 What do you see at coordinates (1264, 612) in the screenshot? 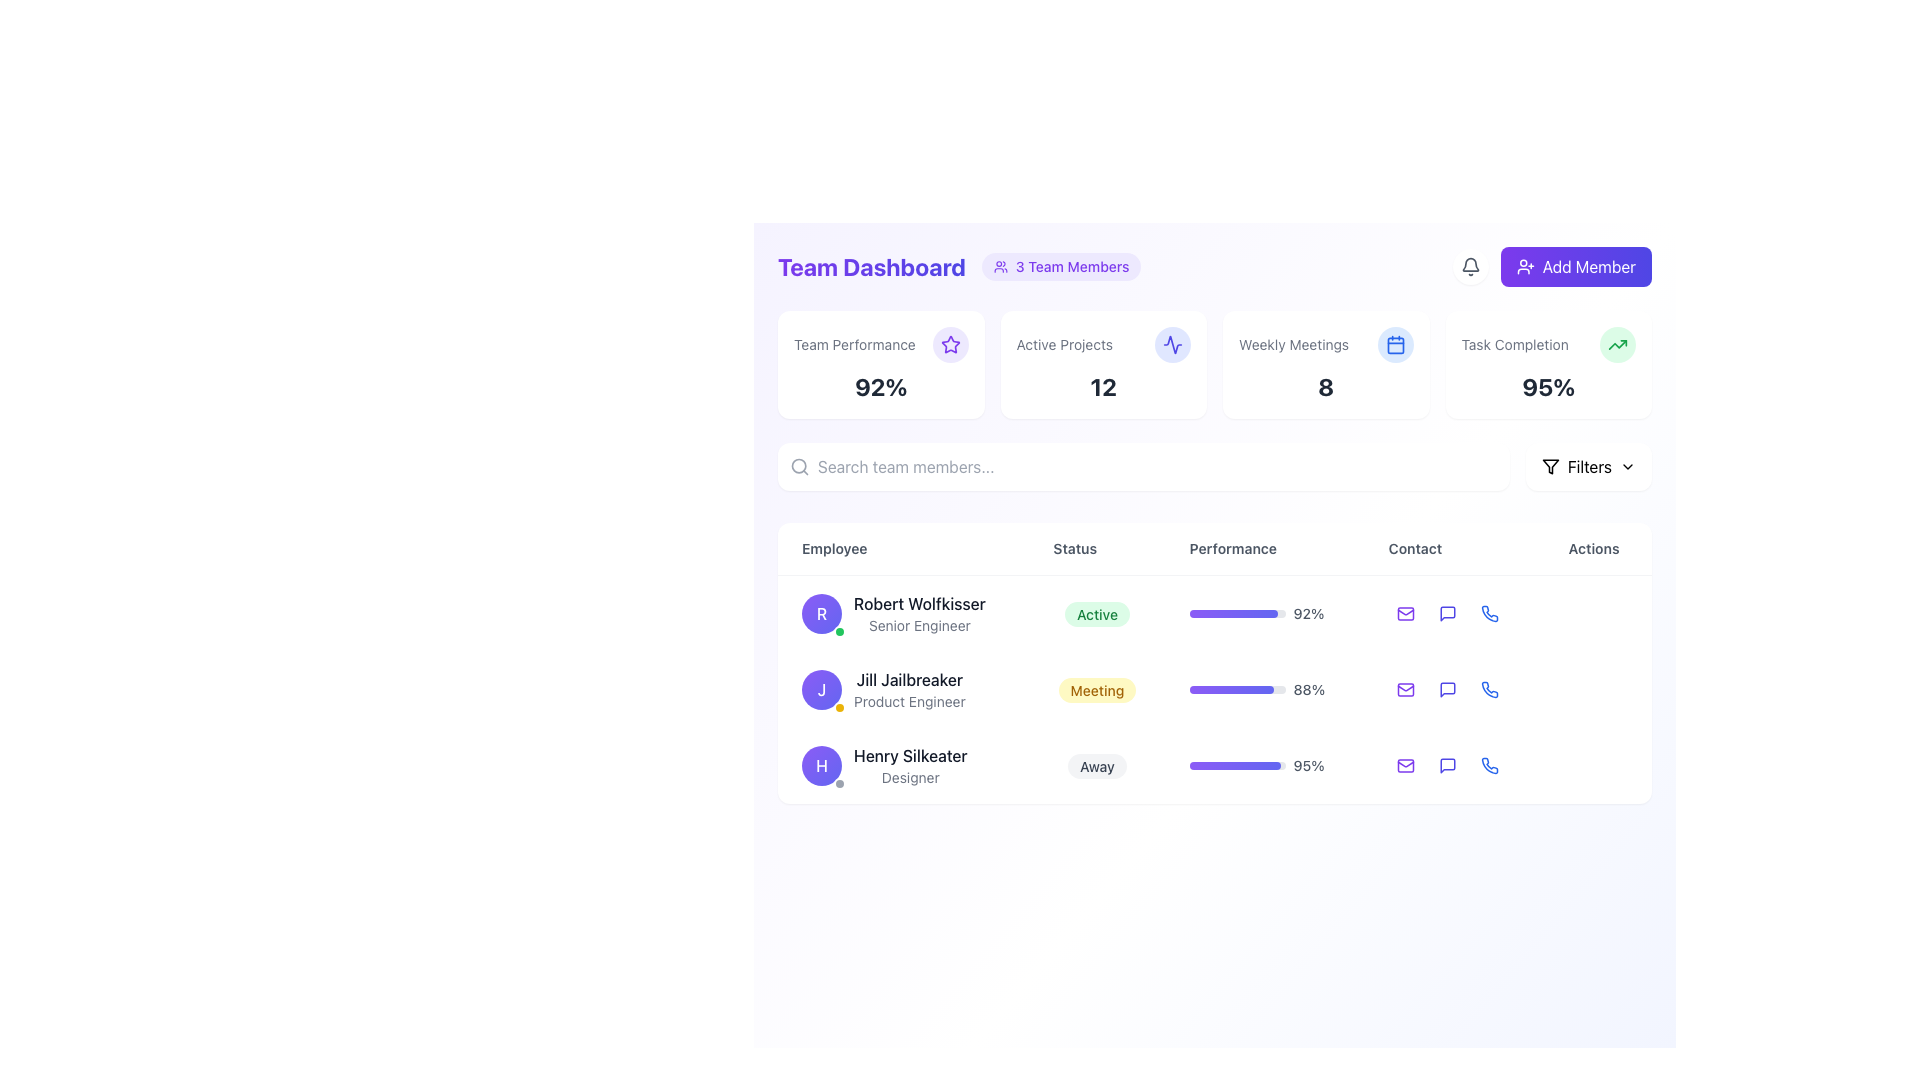
I see `the progress bar with numerical label located in the 'Performance' column of the first row associated with 'Robert Wolfkisser'` at bounding box center [1264, 612].